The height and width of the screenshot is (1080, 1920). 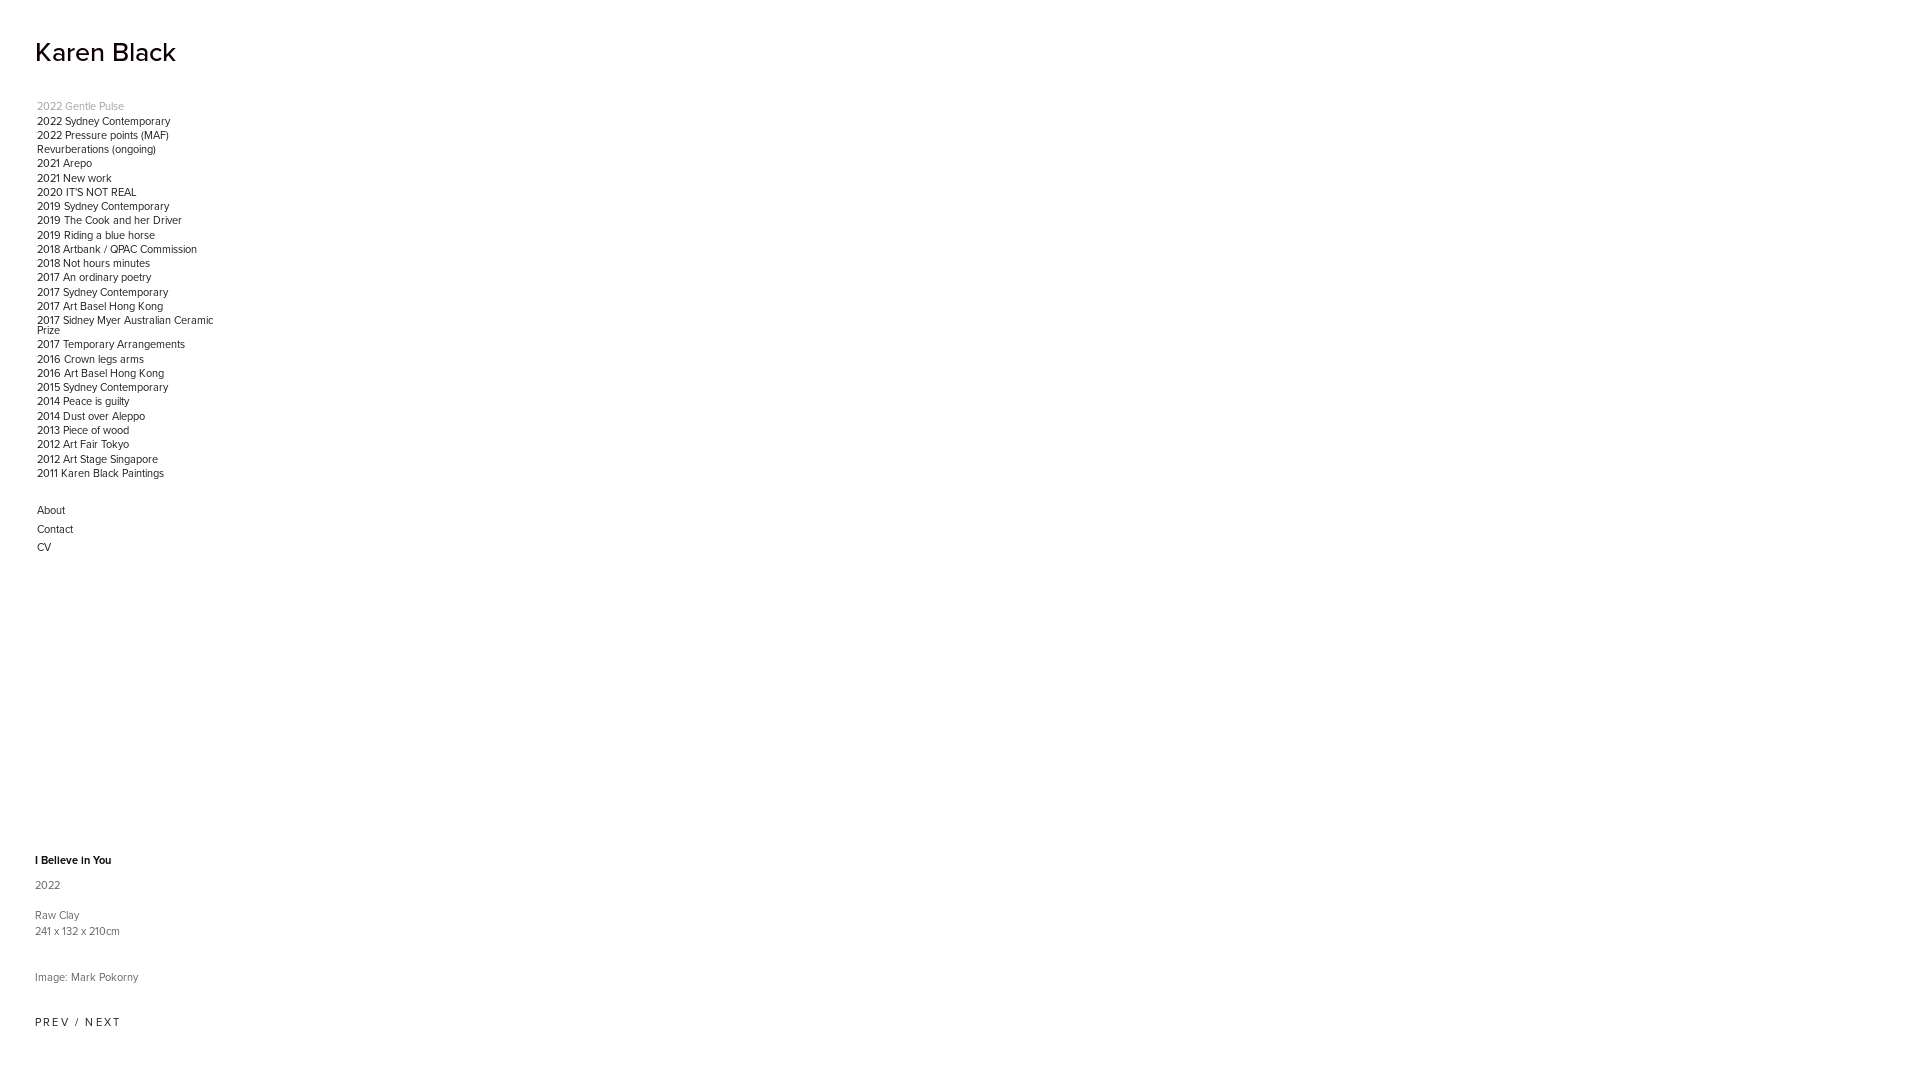 I want to click on '2018 Artbank / QPAC Commission', so click(x=128, y=249).